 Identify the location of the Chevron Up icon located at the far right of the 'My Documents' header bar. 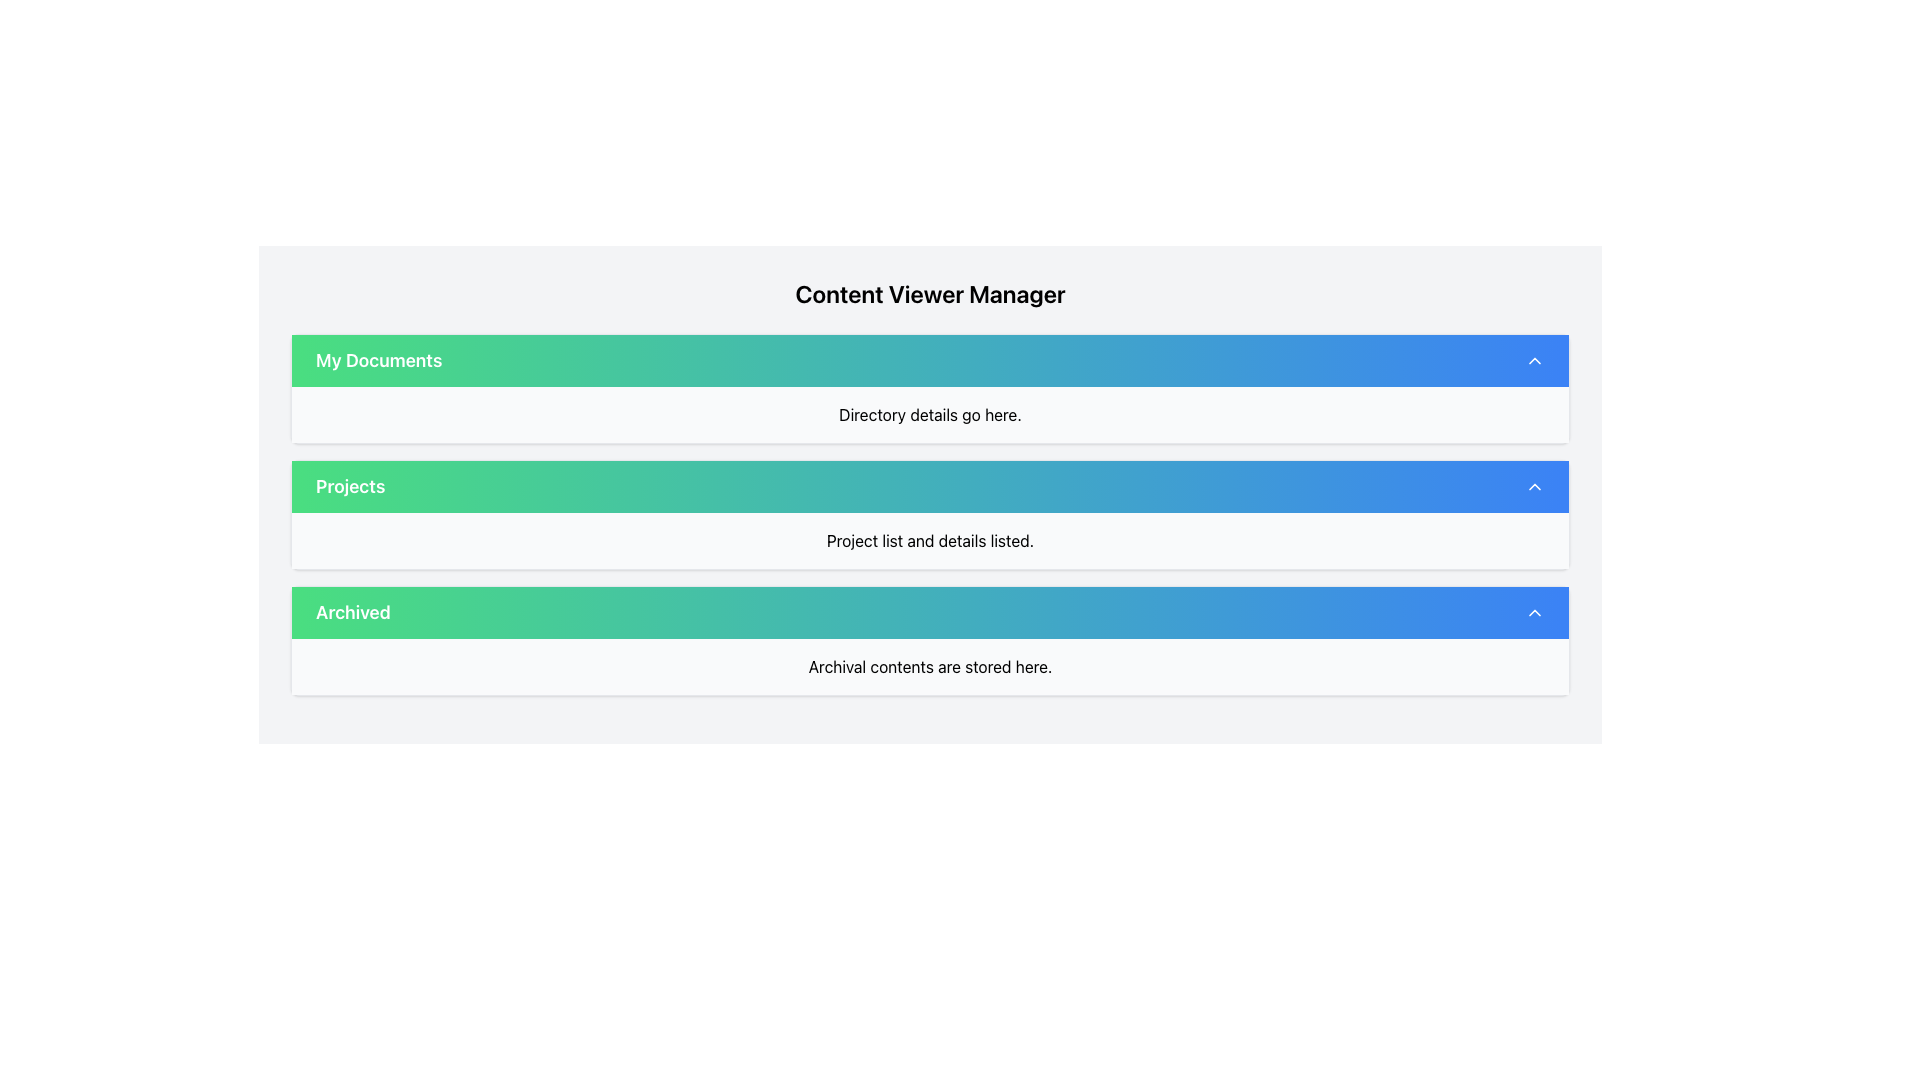
(1534, 361).